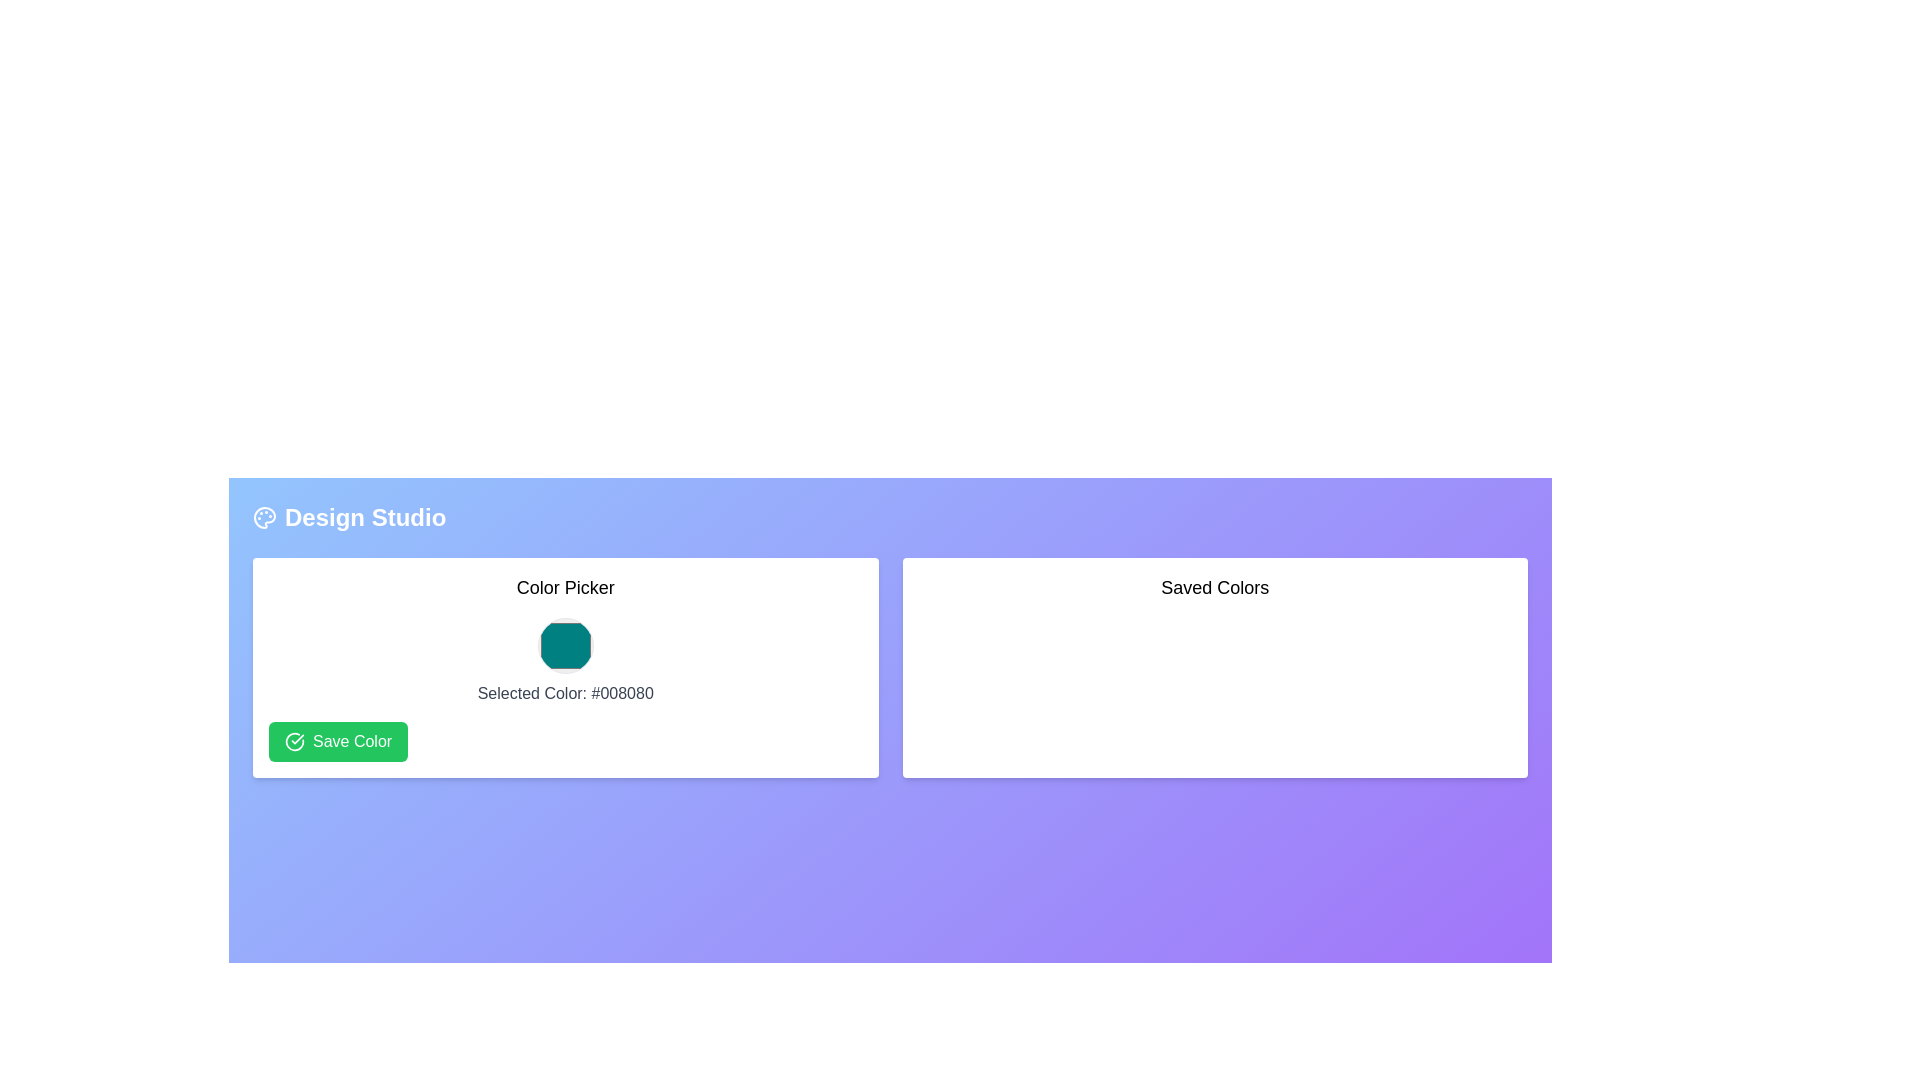 This screenshot has width=1920, height=1080. Describe the element at coordinates (263, 516) in the screenshot. I see `the palette icon located at the leftmost side of the title bar, which precedes the text 'Design Studio'` at that location.